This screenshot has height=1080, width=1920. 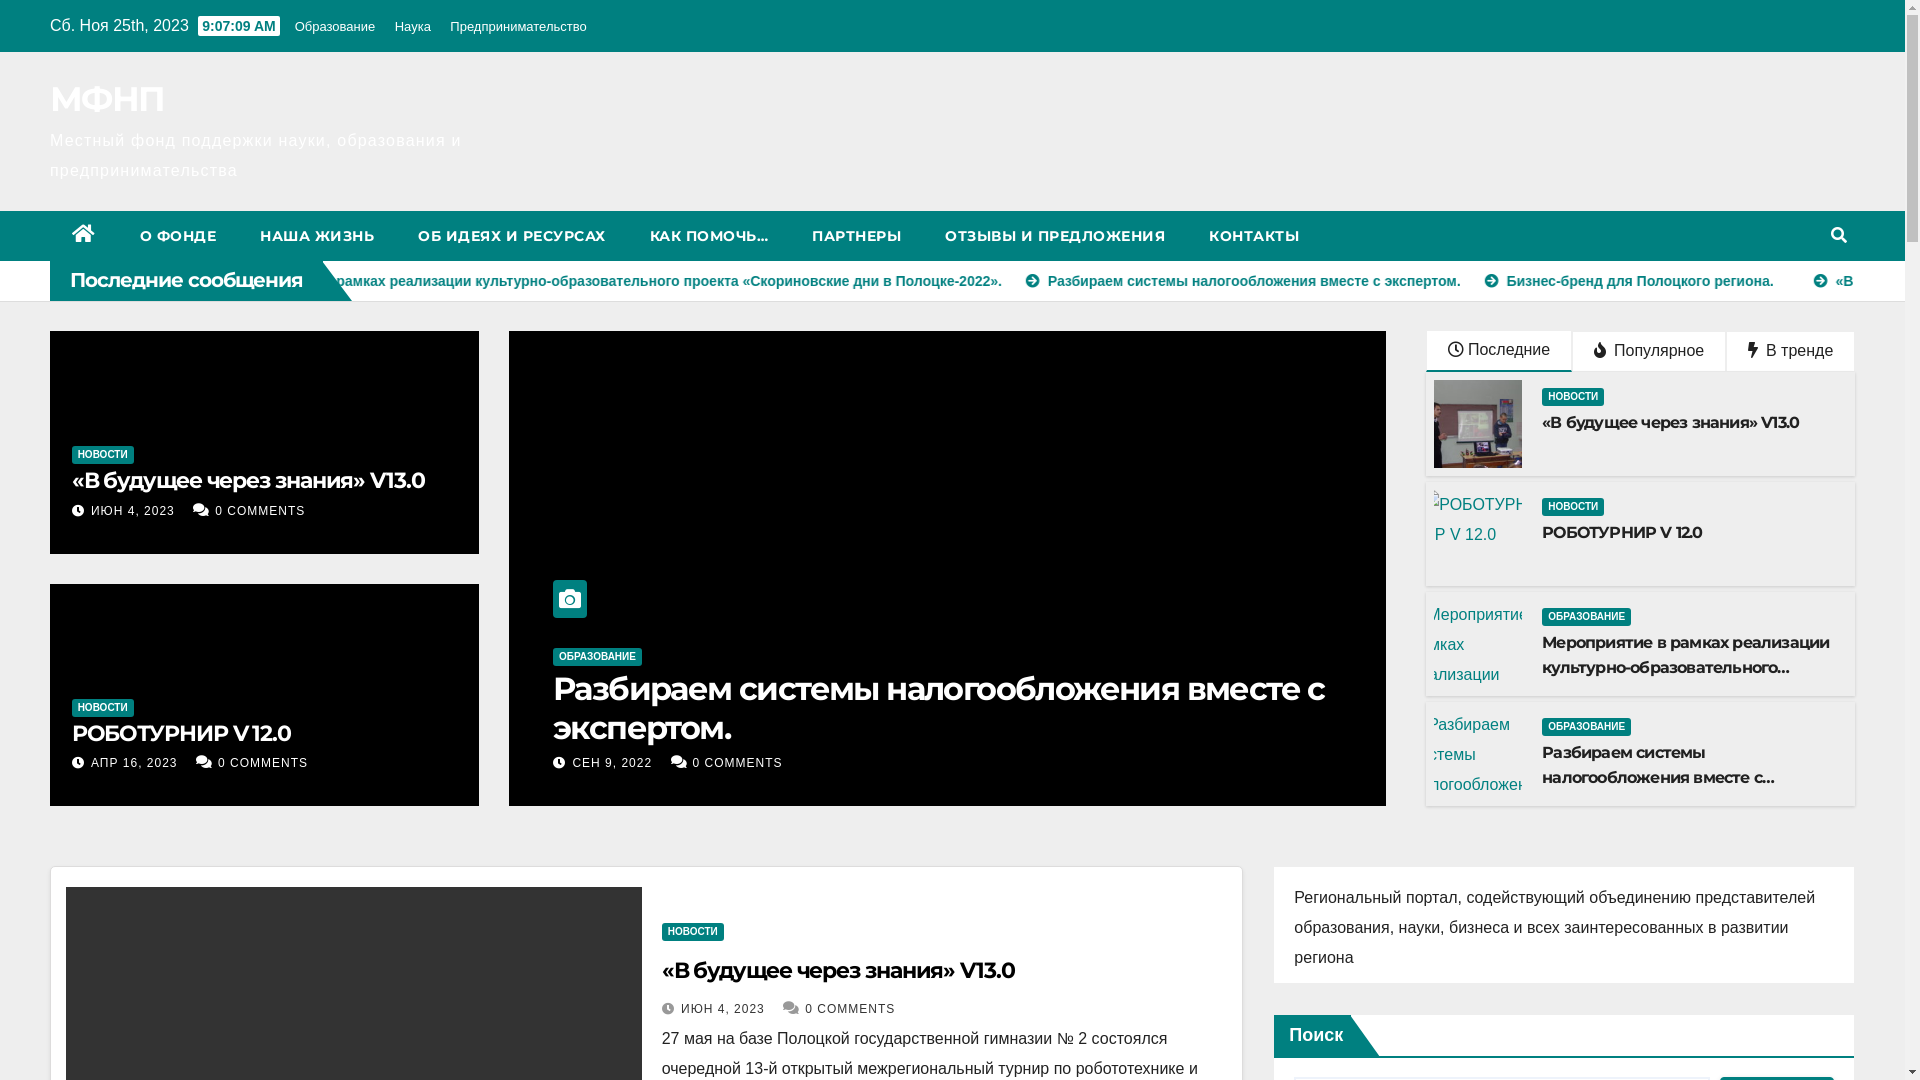 What do you see at coordinates (258, 509) in the screenshot?
I see `'0 COMMENTS'` at bounding box center [258, 509].